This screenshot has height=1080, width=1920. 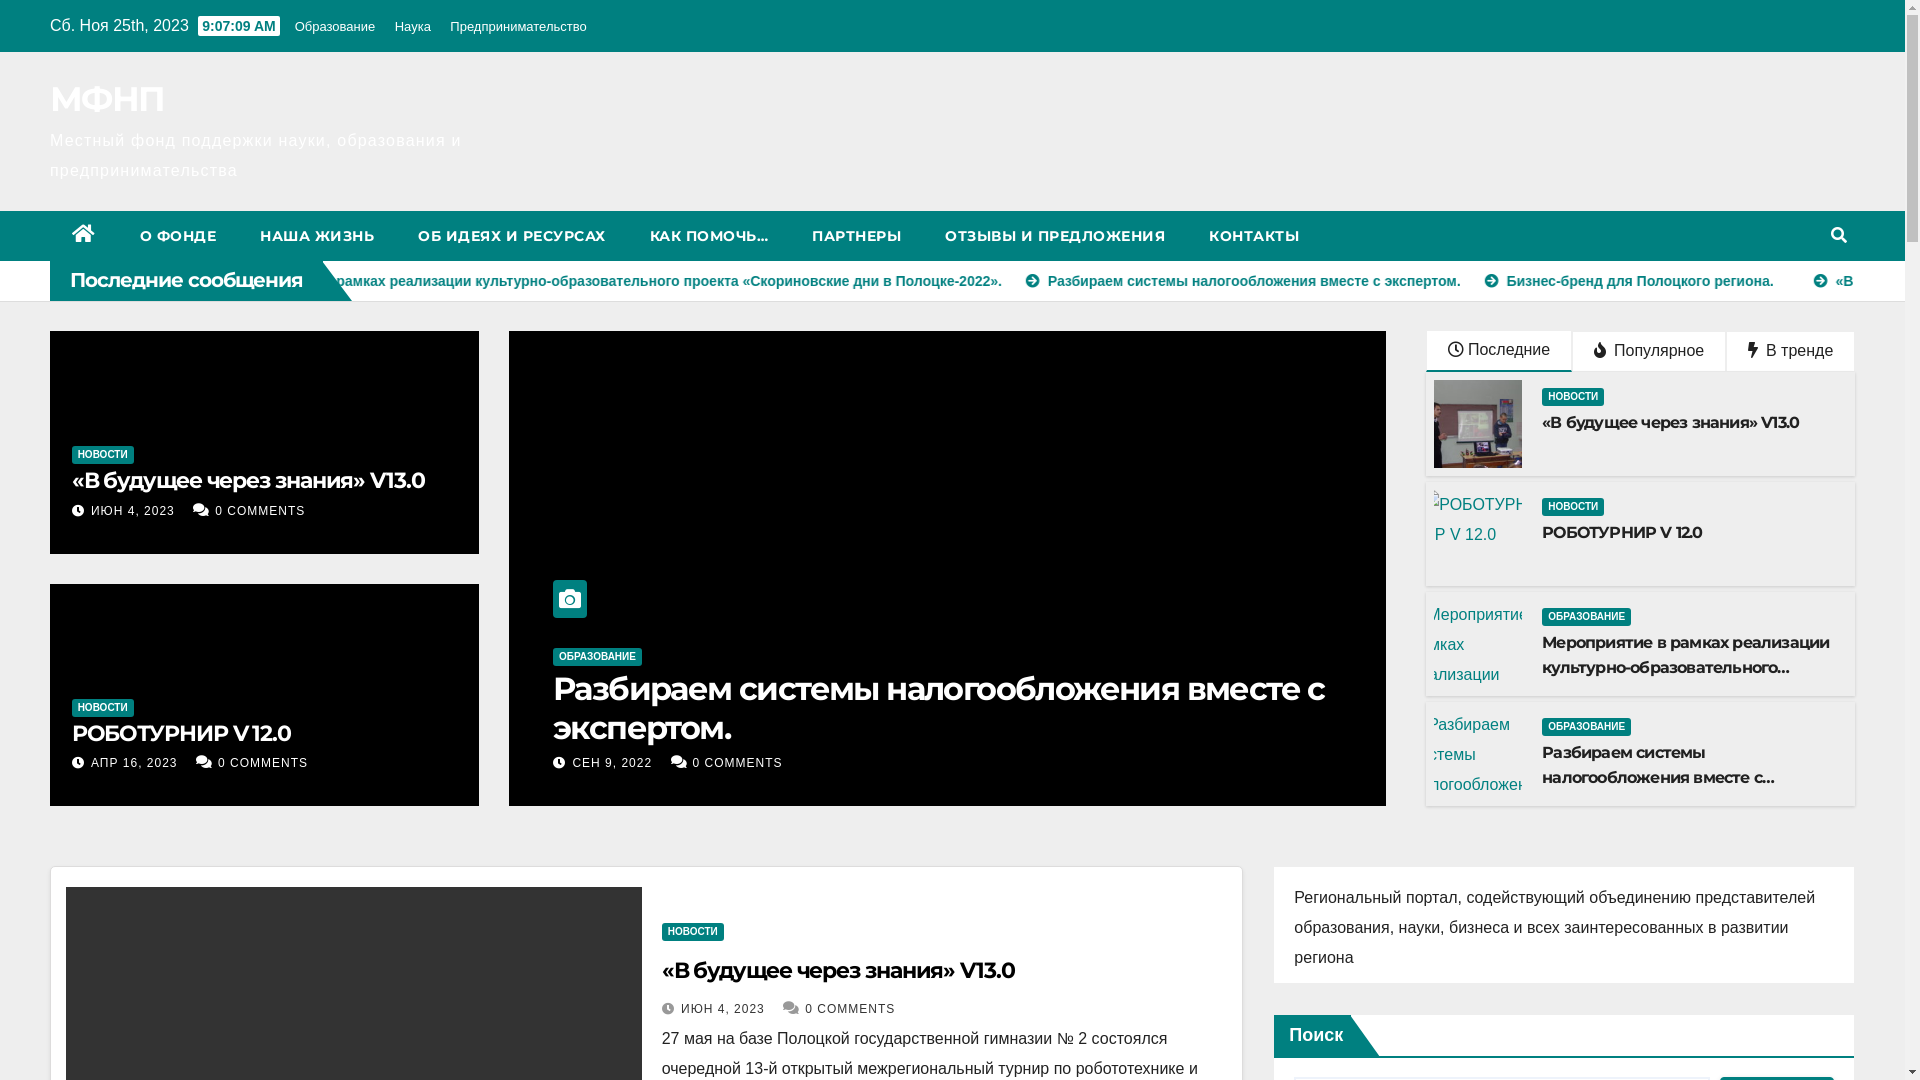 What do you see at coordinates (258, 509) in the screenshot?
I see `'0 COMMENTS'` at bounding box center [258, 509].